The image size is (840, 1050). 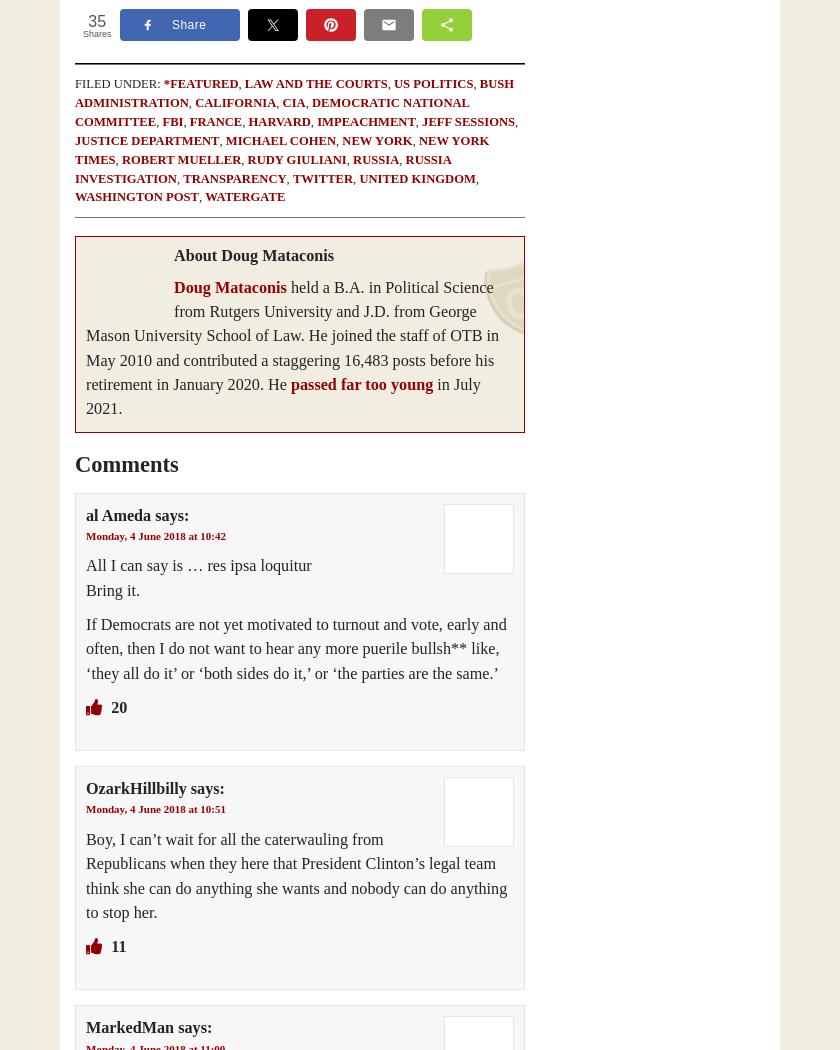 What do you see at coordinates (365, 119) in the screenshot?
I see `'impeachment'` at bounding box center [365, 119].